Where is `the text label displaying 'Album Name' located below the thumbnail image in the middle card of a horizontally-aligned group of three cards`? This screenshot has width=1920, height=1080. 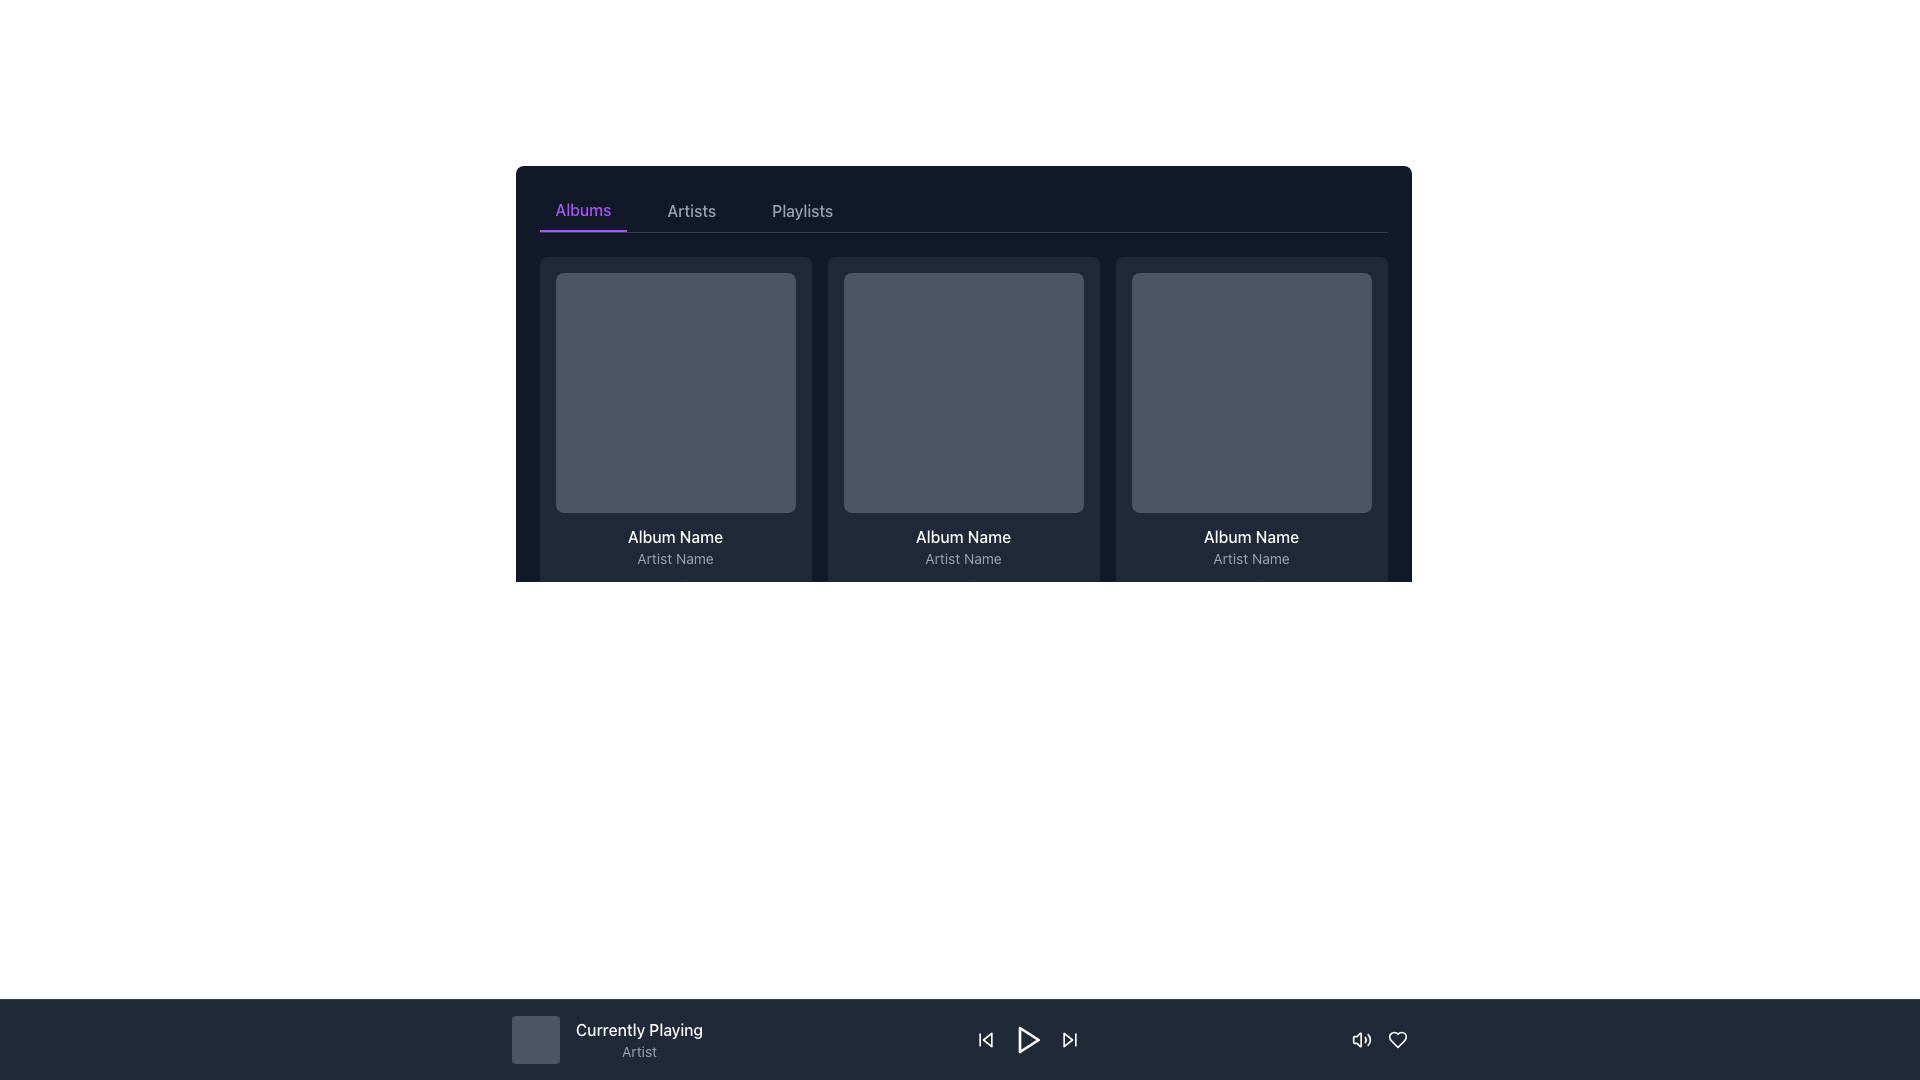
the text label displaying 'Album Name' located below the thumbnail image in the middle card of a horizontally-aligned group of three cards is located at coordinates (963, 535).